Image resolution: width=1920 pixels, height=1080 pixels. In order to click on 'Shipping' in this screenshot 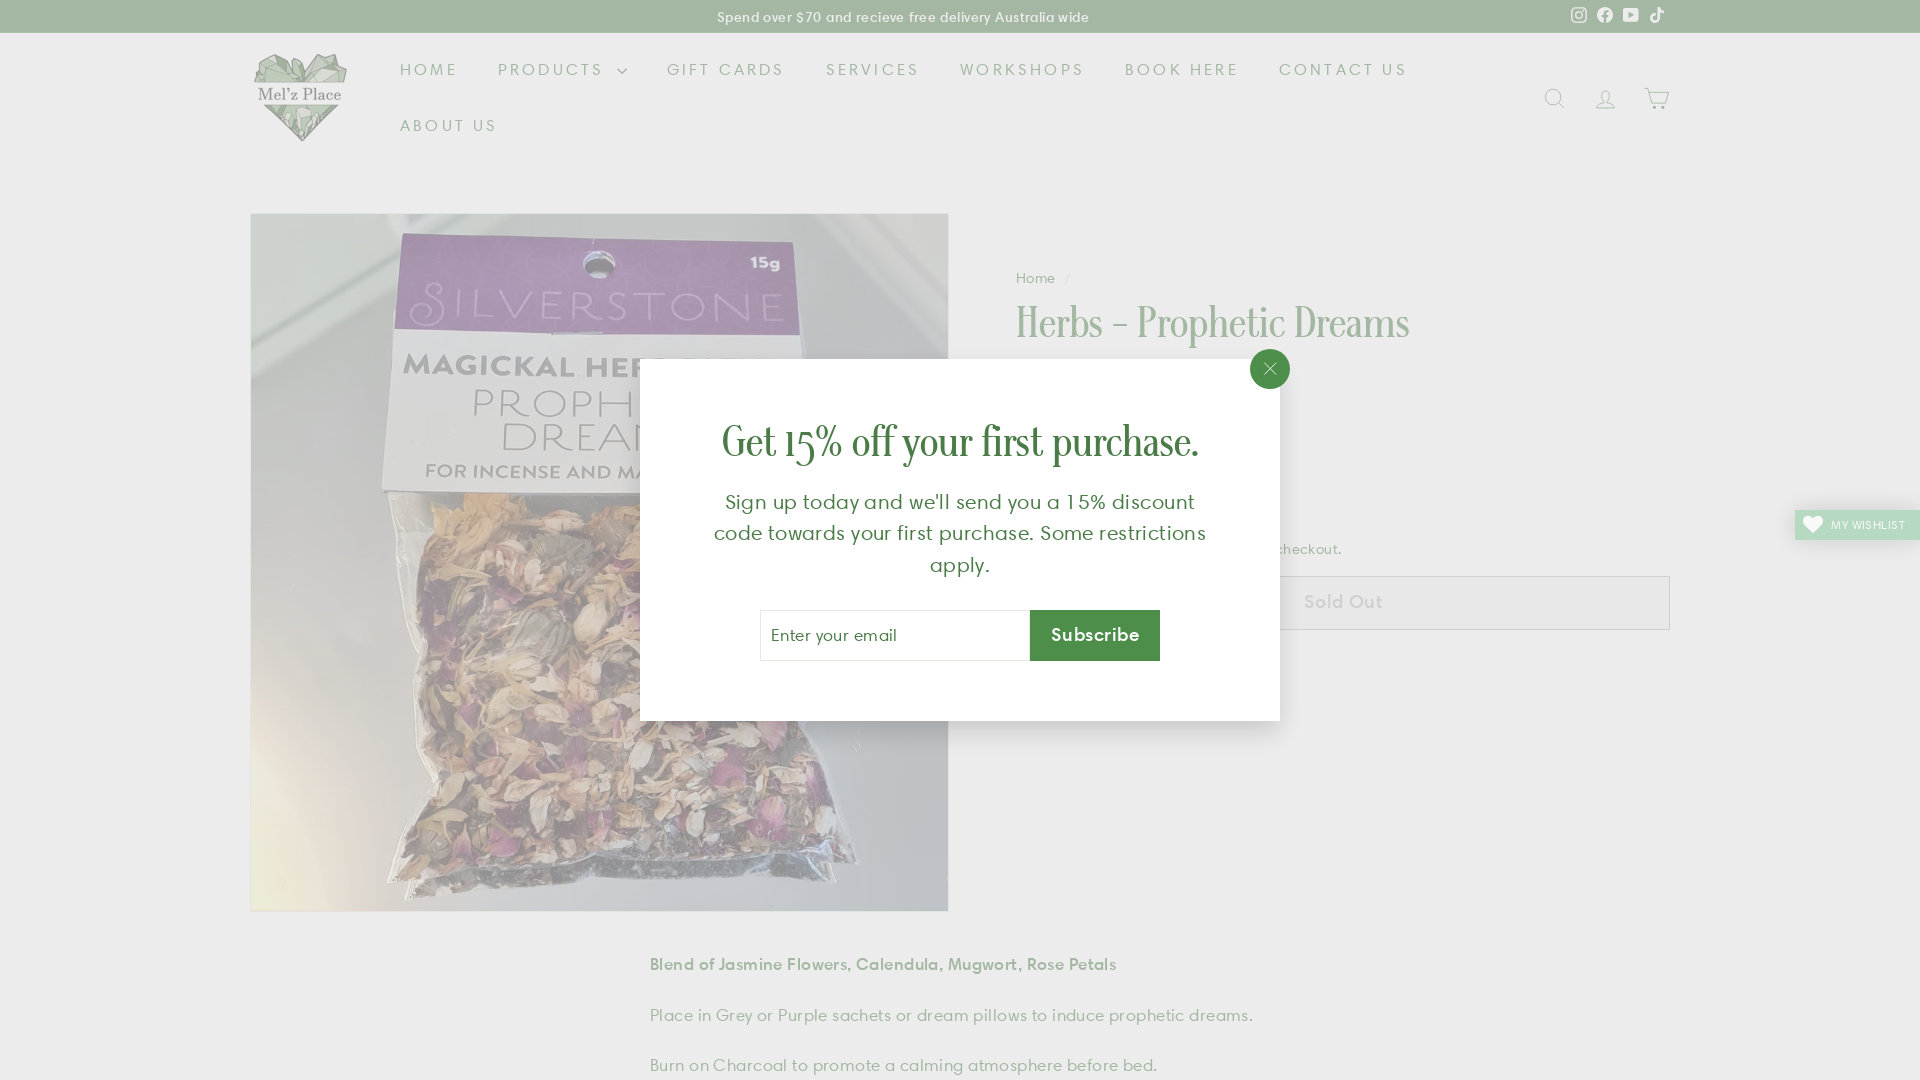, I will do `click(1142, 548)`.